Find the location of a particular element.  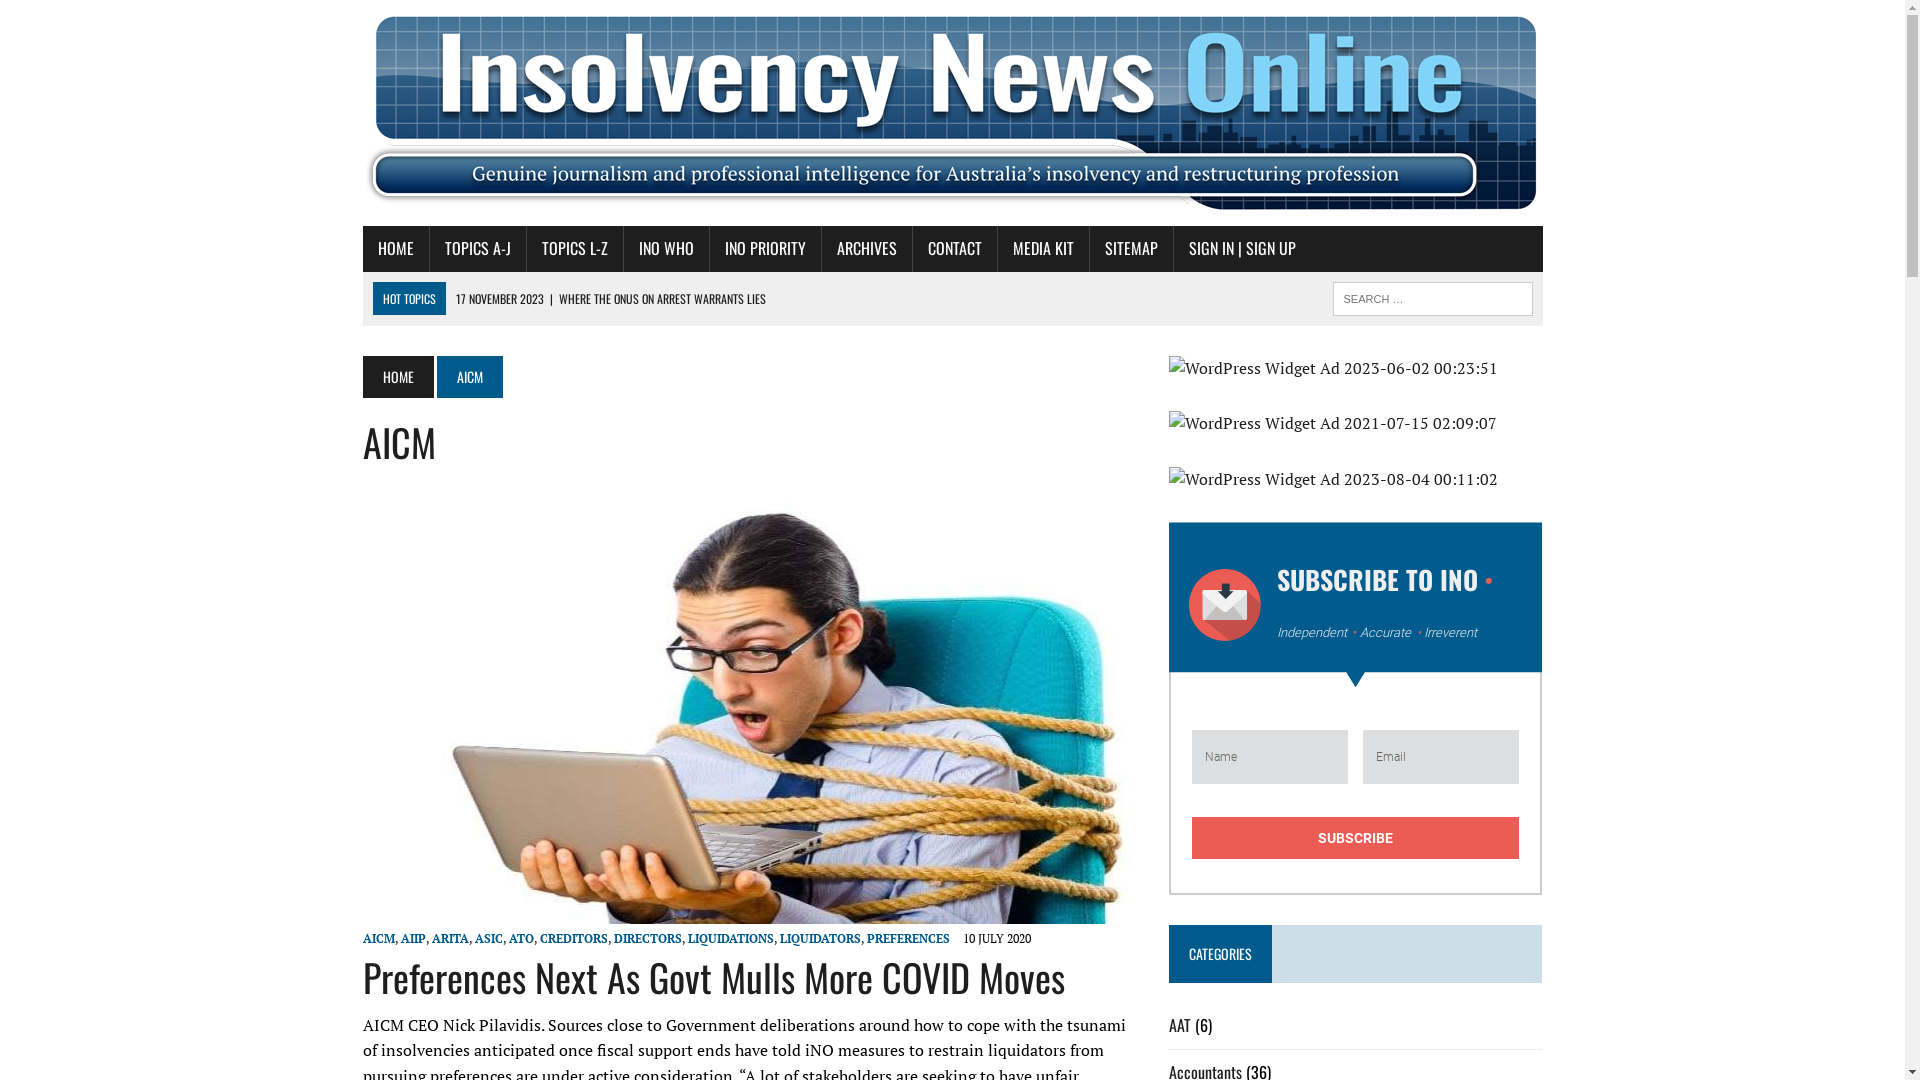

'SITEMAP' is located at coordinates (1131, 248).